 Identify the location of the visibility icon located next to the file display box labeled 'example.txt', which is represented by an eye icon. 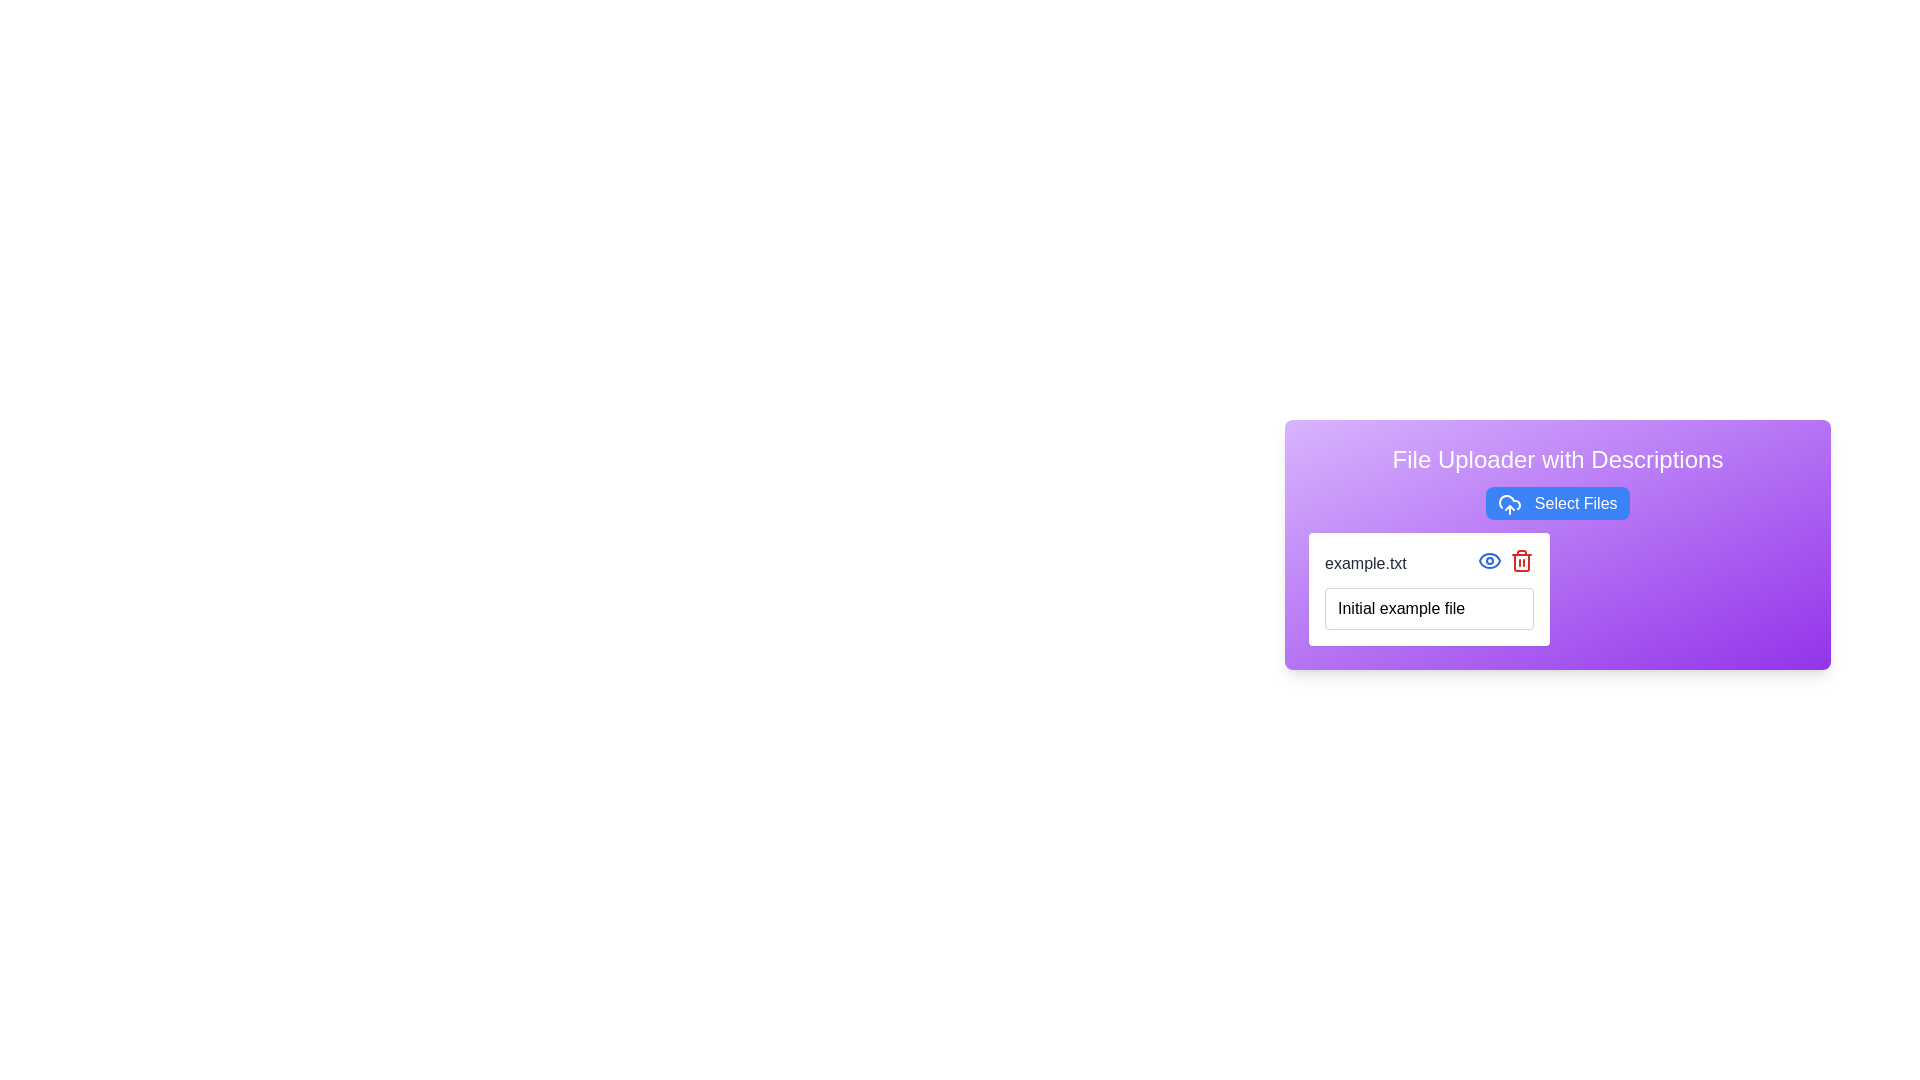
(1489, 559).